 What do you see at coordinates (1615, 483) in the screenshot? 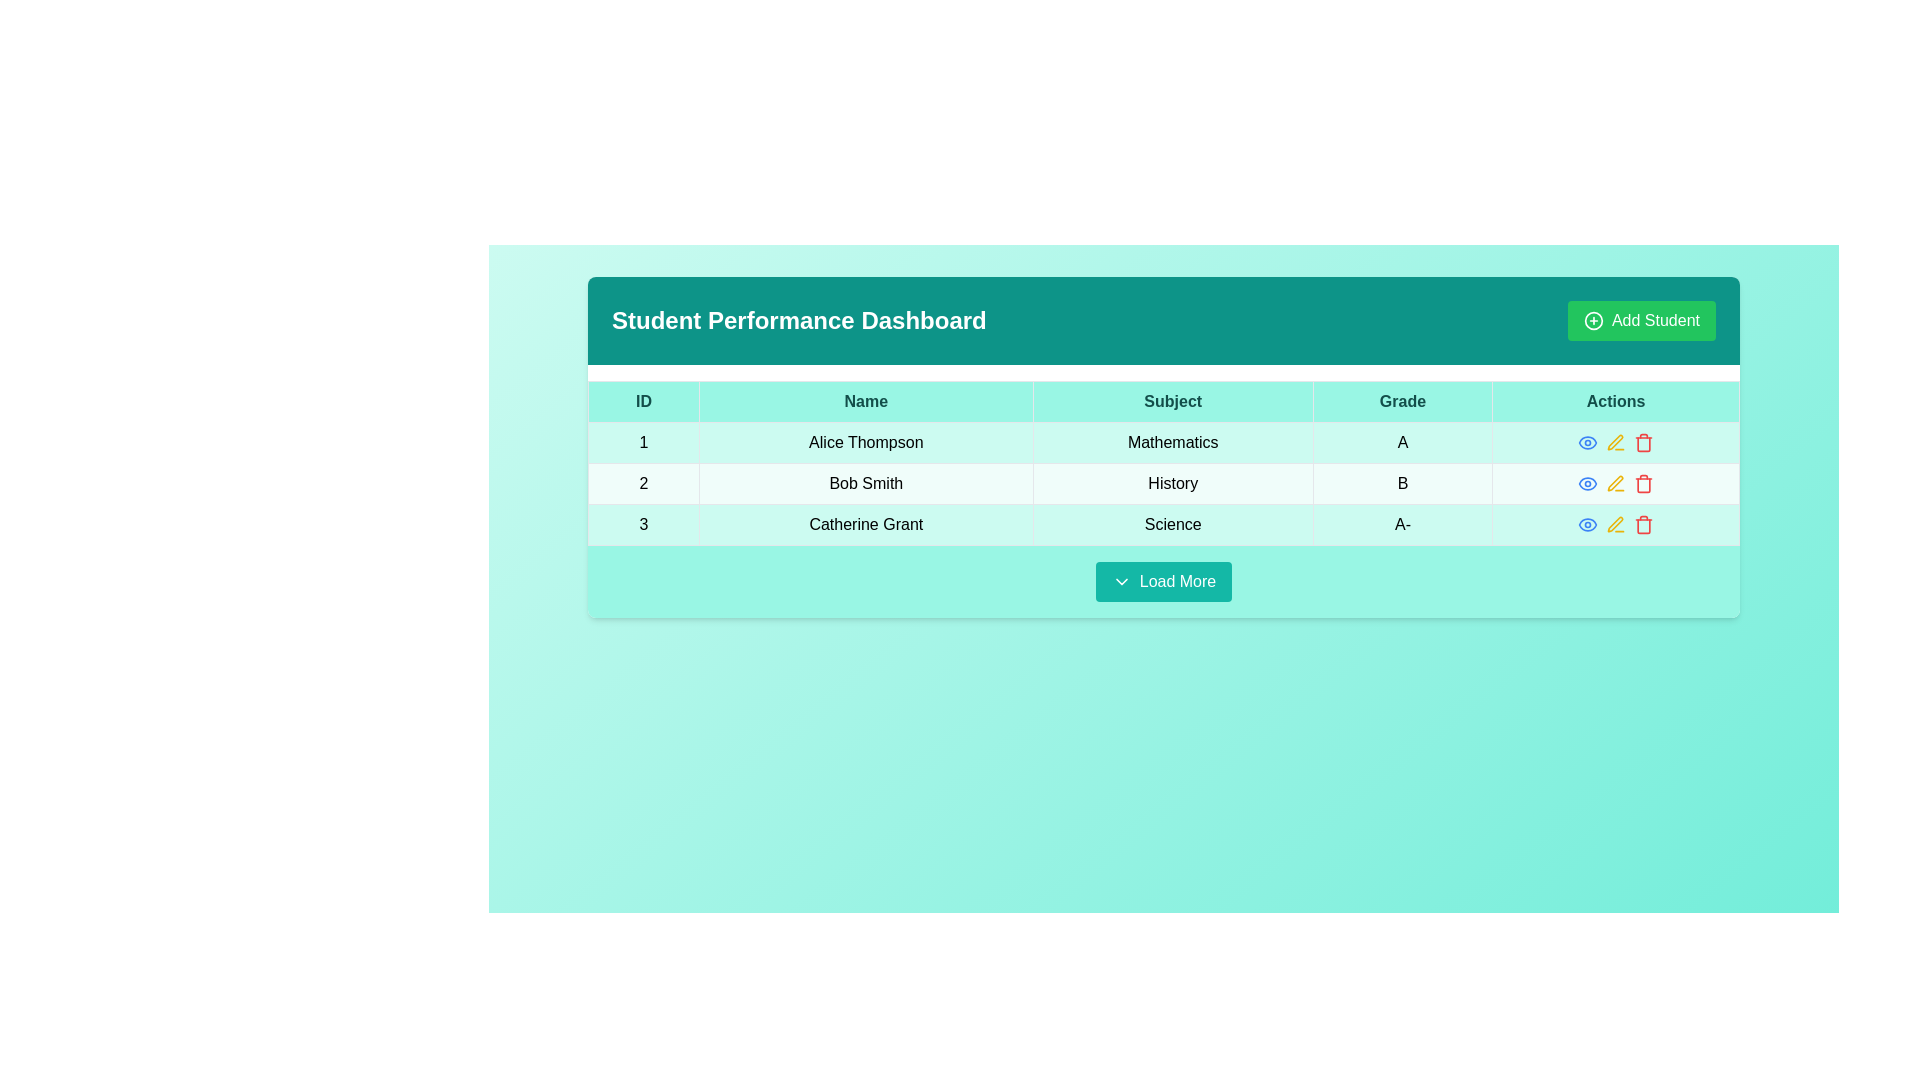
I see `the pen-shaped icon in the 'Actions' column of the second row to initiate an edit action` at bounding box center [1615, 483].